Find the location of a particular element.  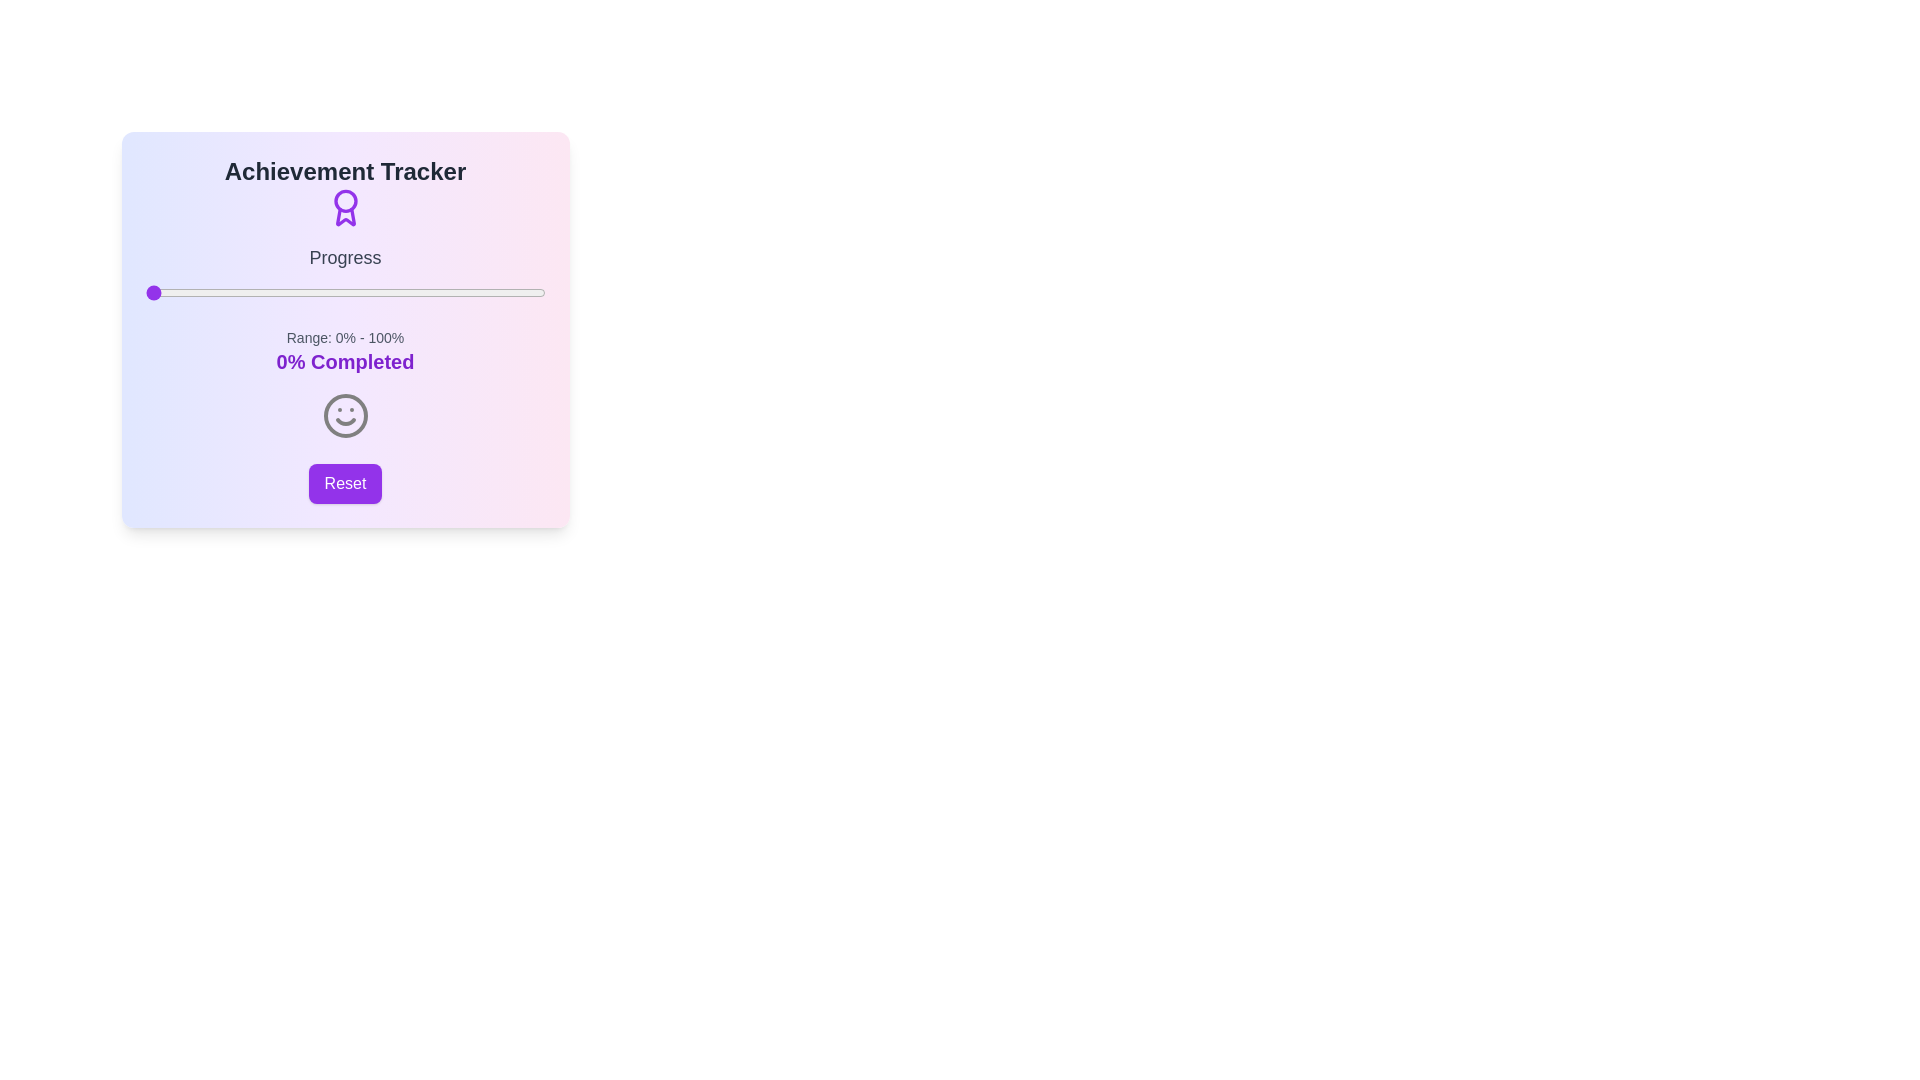

the progress slider to 14% is located at coordinates (201, 293).